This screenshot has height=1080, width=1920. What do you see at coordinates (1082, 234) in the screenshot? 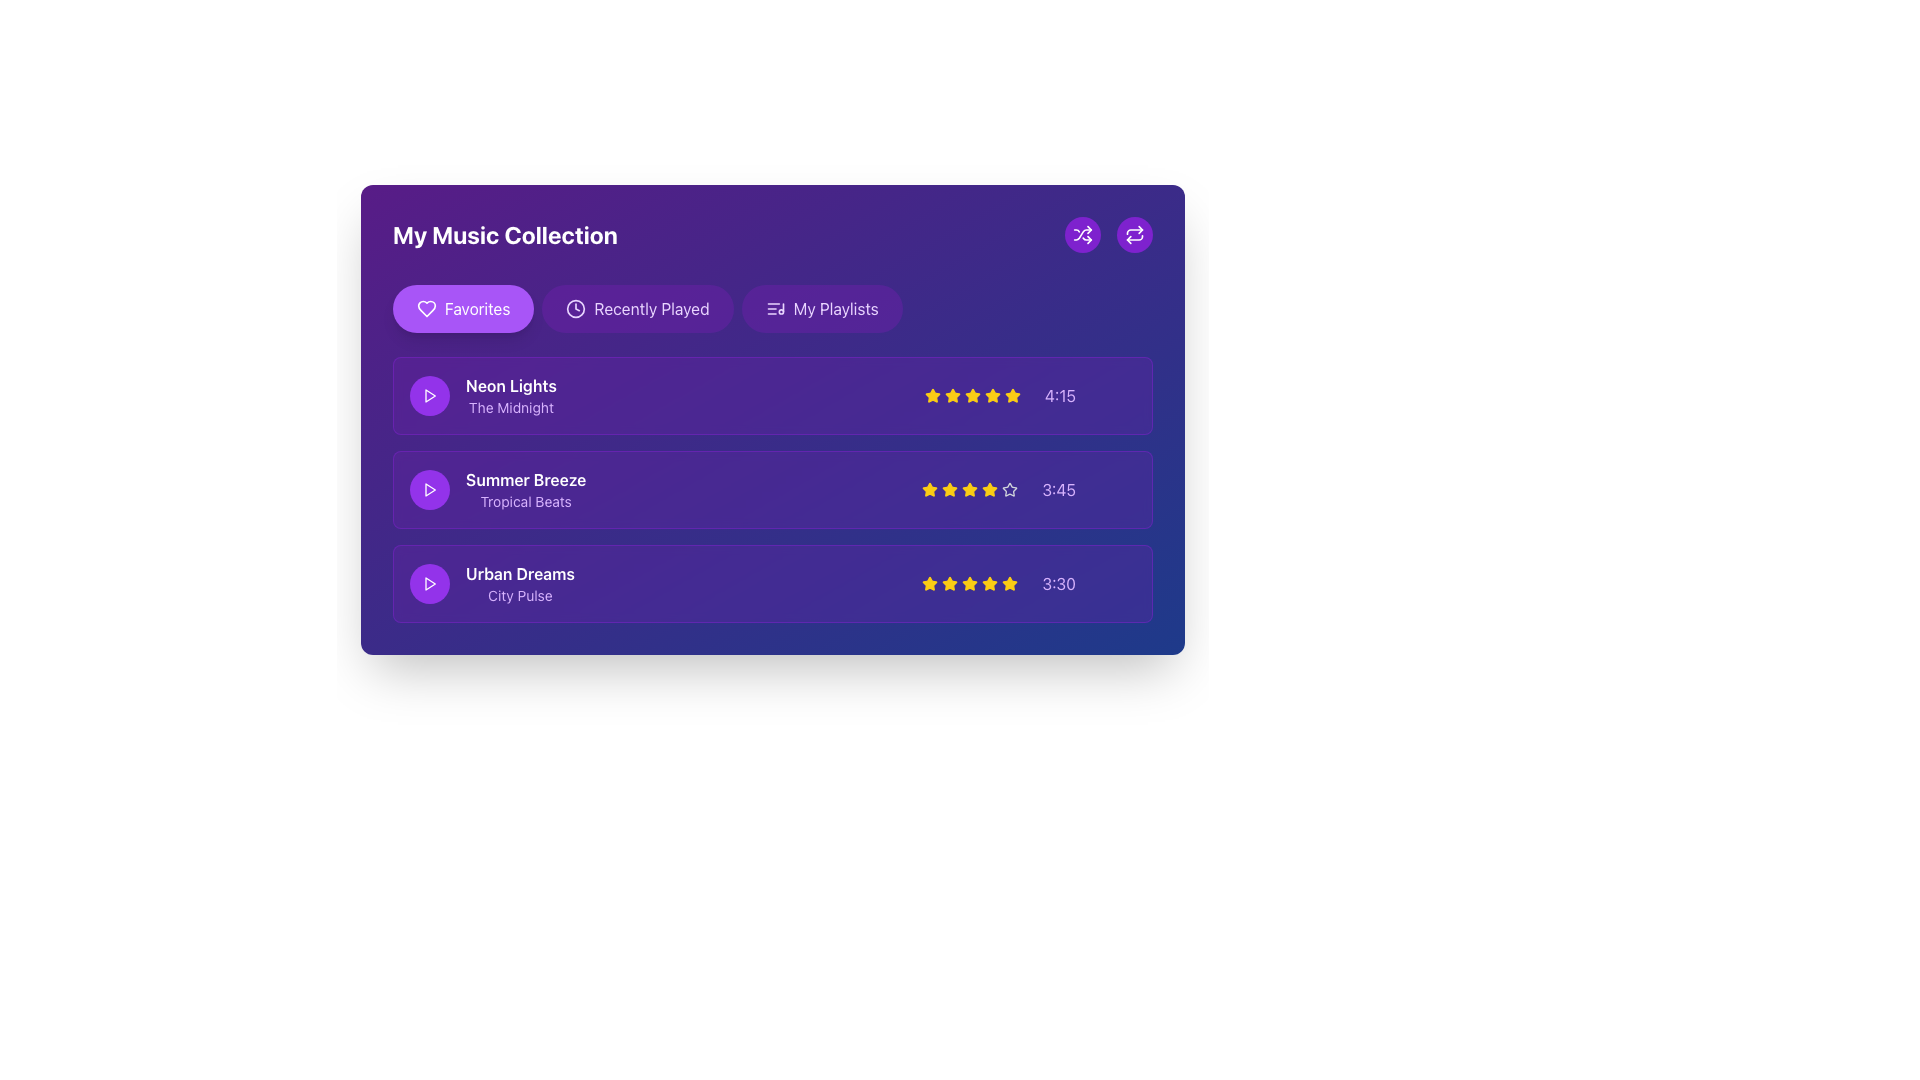
I see `the circular shuffle button with a purple background and a white shuffle icon` at bounding box center [1082, 234].